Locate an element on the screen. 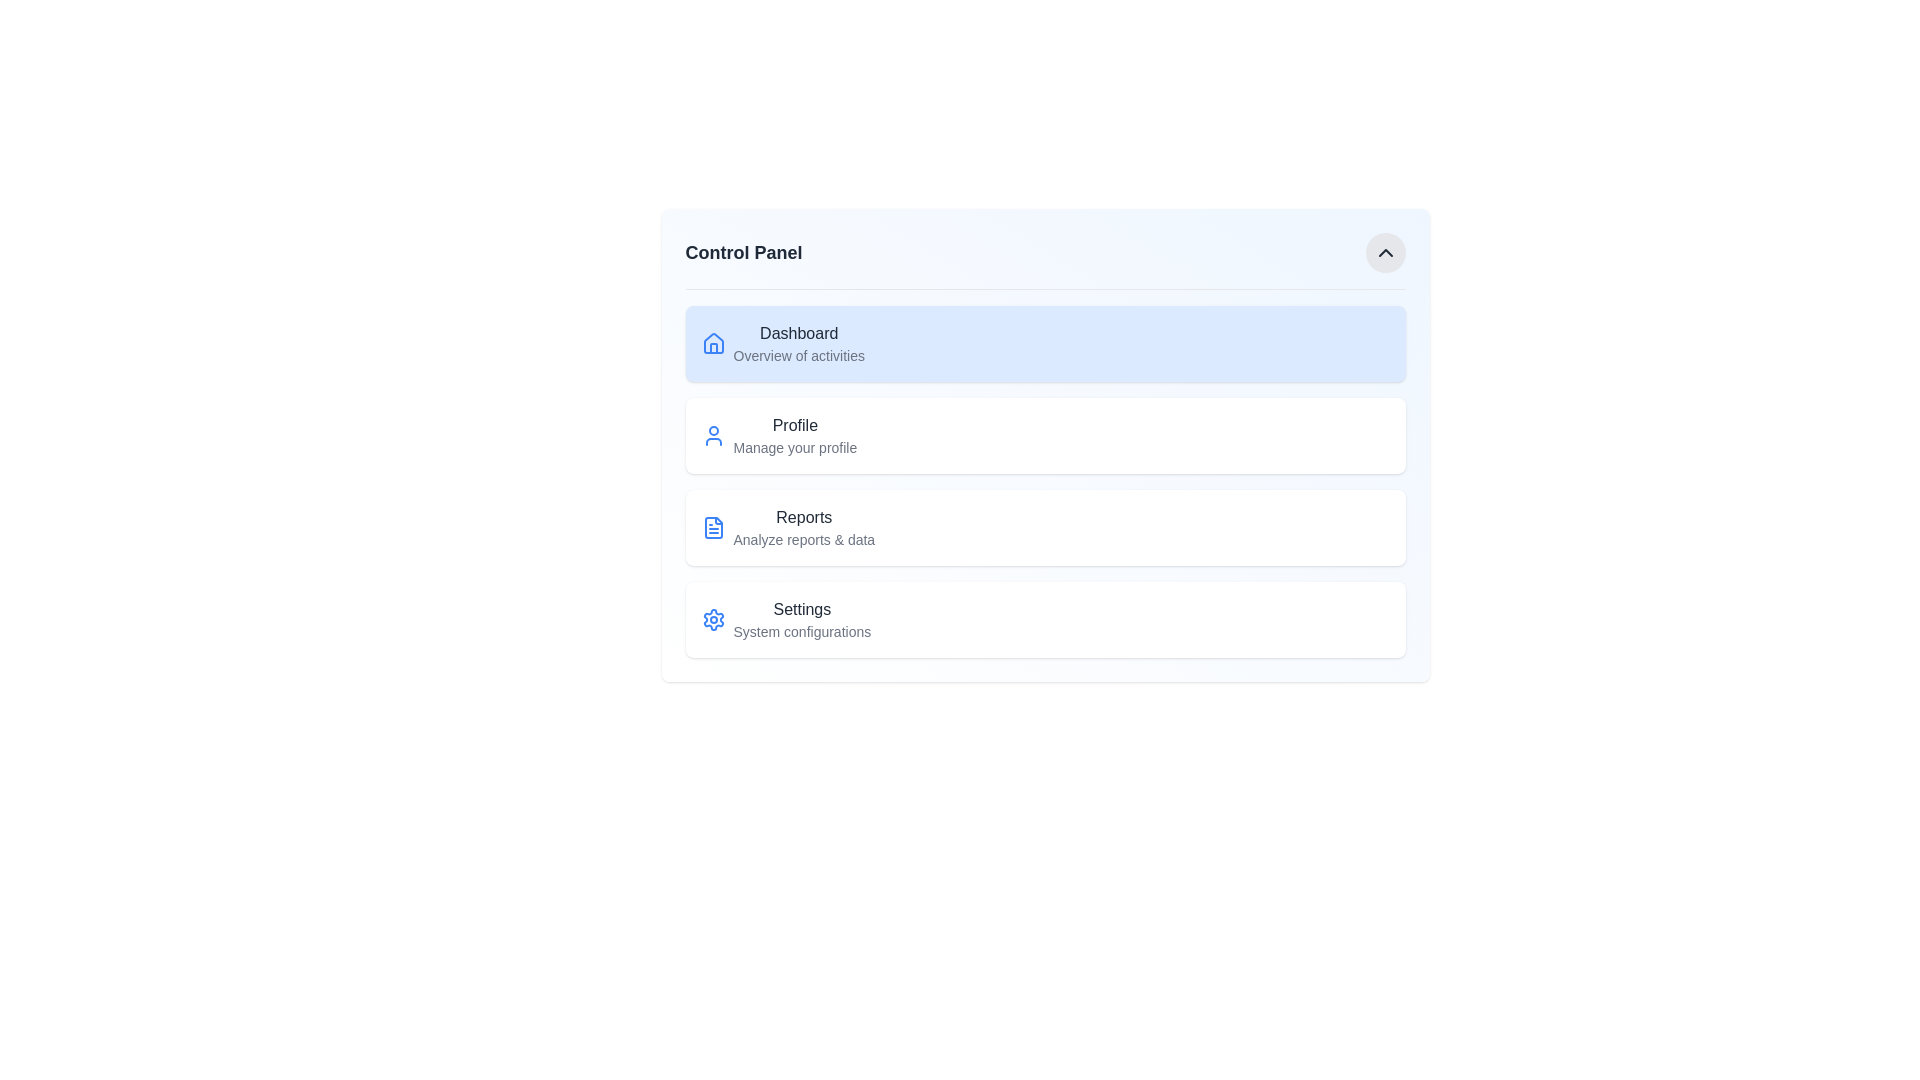 The height and width of the screenshot is (1080, 1920). the toggle button located is located at coordinates (1384, 252).